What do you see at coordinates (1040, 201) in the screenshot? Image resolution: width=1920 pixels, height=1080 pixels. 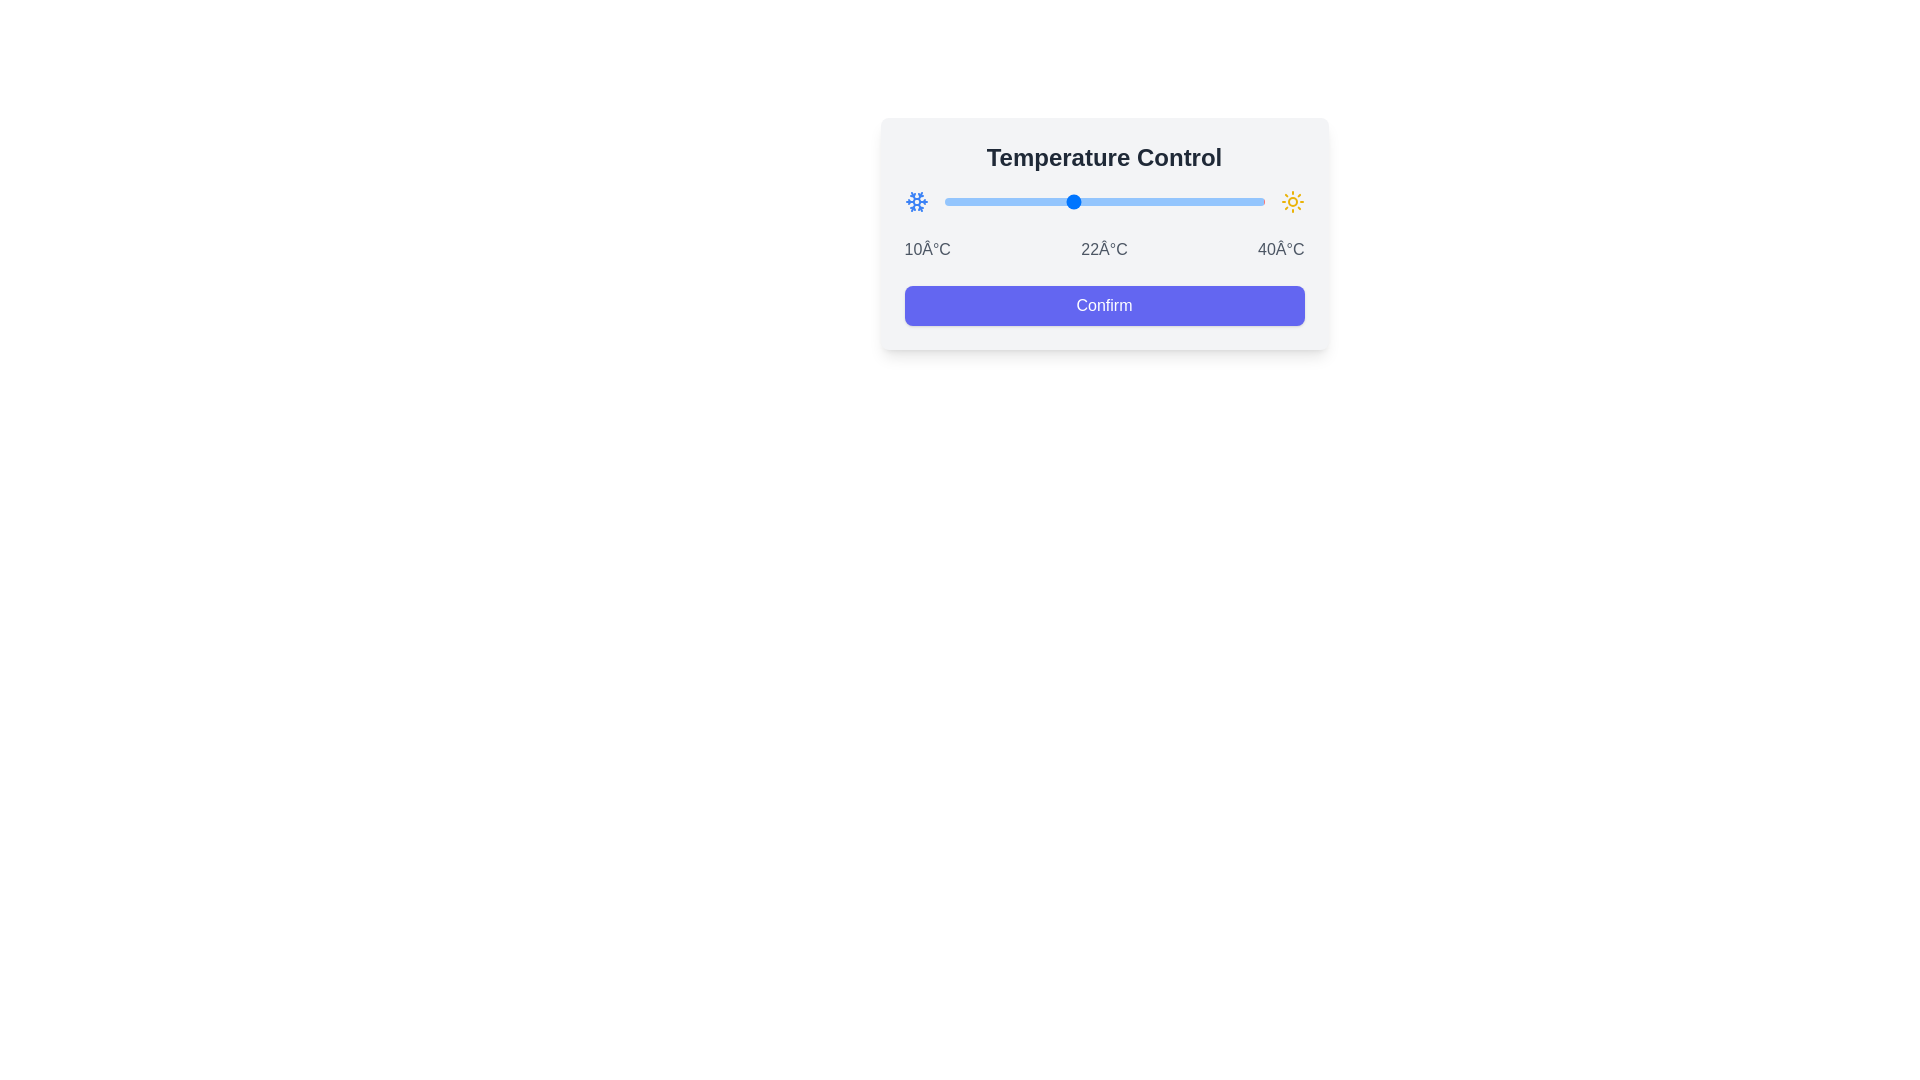 I see `the slider to set the temperature to 19°C` at bounding box center [1040, 201].